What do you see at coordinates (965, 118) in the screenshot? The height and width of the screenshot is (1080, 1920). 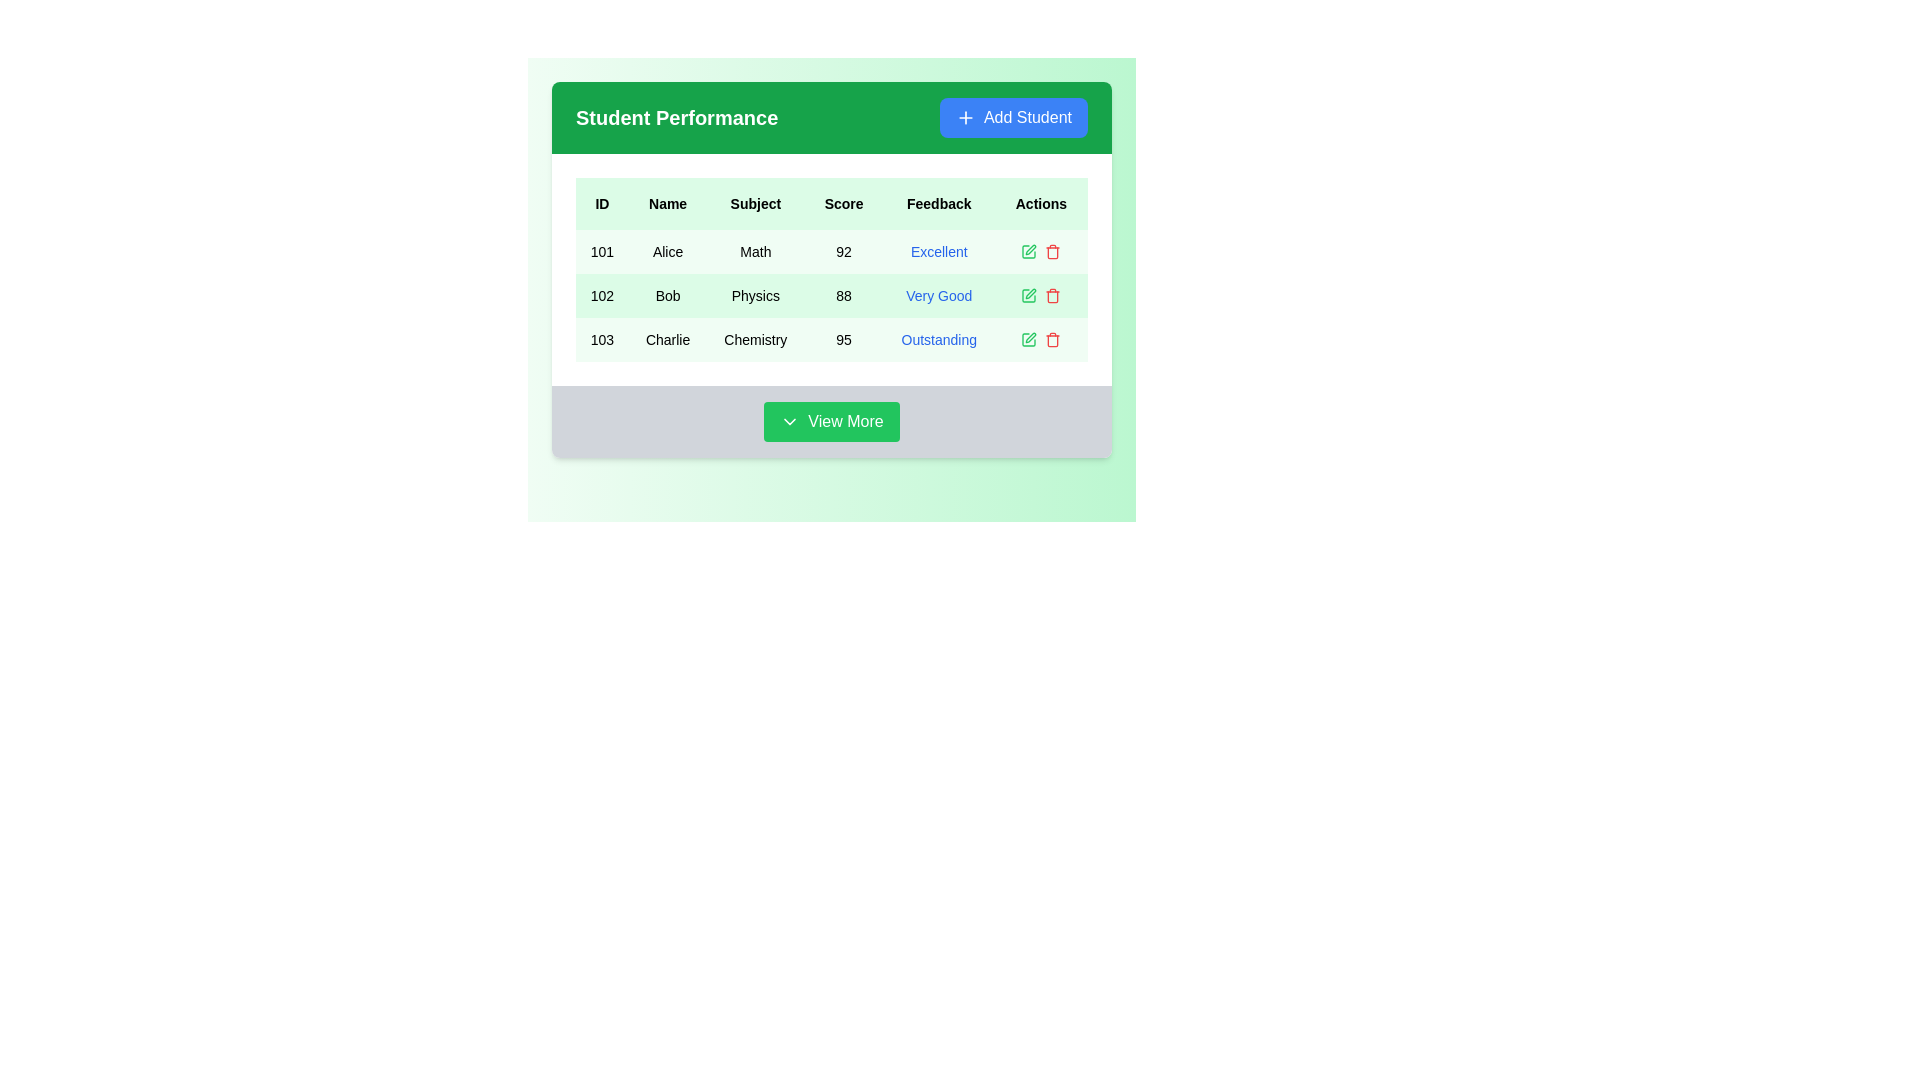 I see `the '+' icon located inside the 'Add Student' button at the top-right corner of the 'Student Performance' section` at bounding box center [965, 118].